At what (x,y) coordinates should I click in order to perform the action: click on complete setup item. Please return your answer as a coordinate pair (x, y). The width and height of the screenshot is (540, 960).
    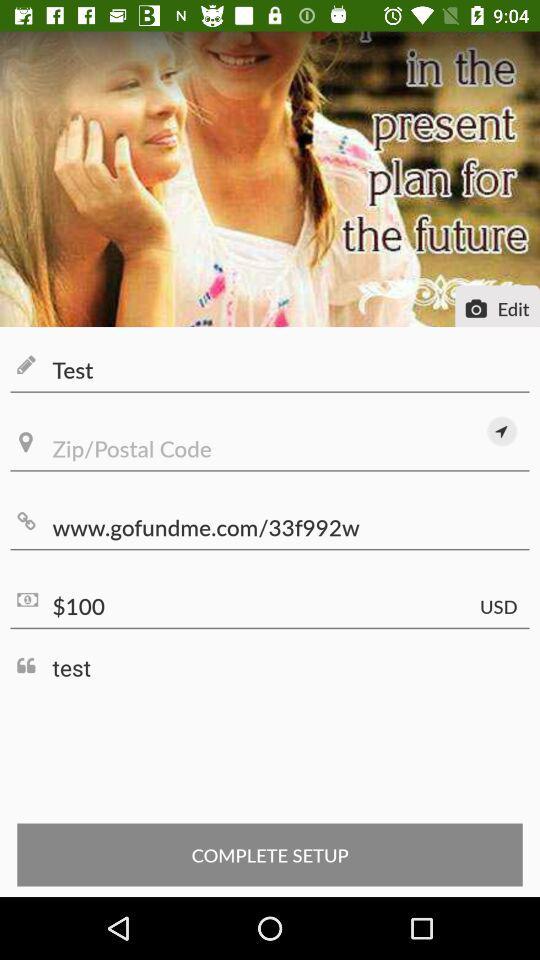
    Looking at the image, I should click on (270, 853).